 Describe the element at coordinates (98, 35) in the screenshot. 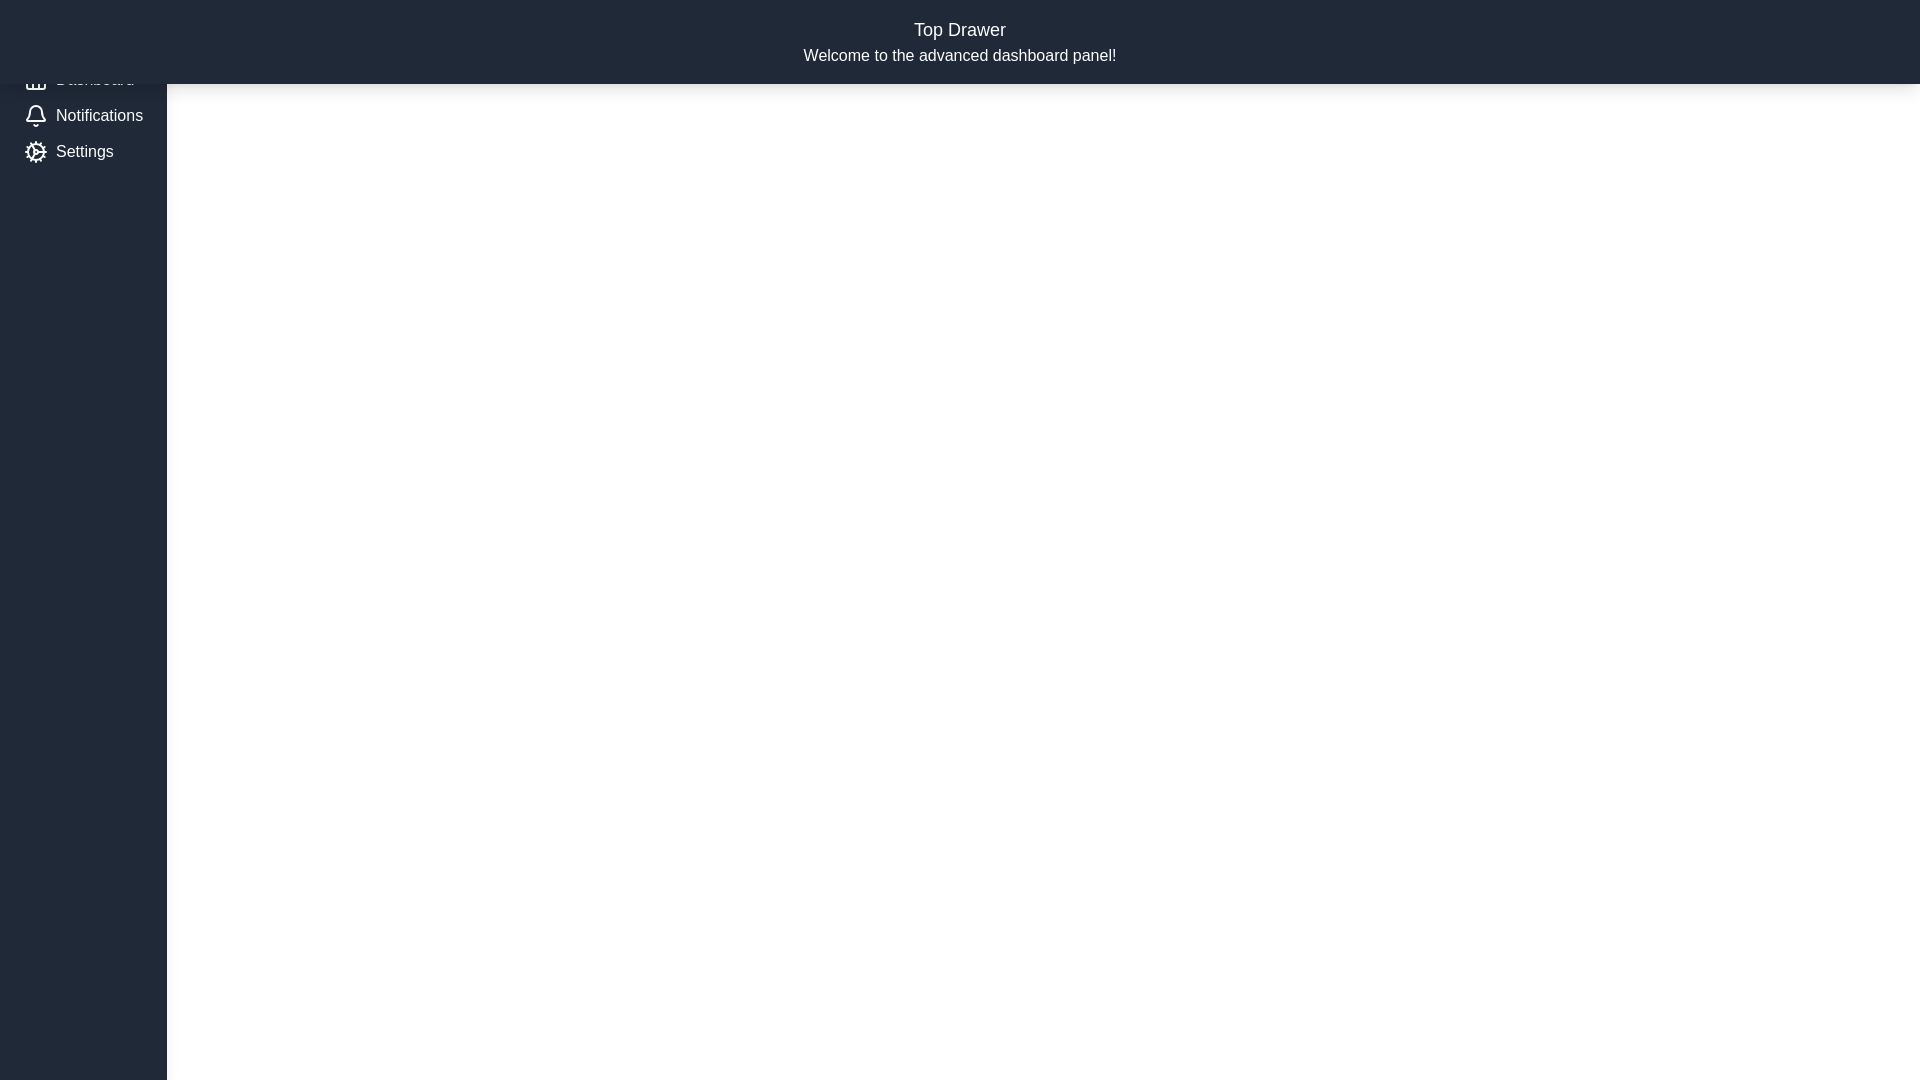

I see `'Toggle Left Drawer' button to toggle the left drawer's open/close state` at that location.